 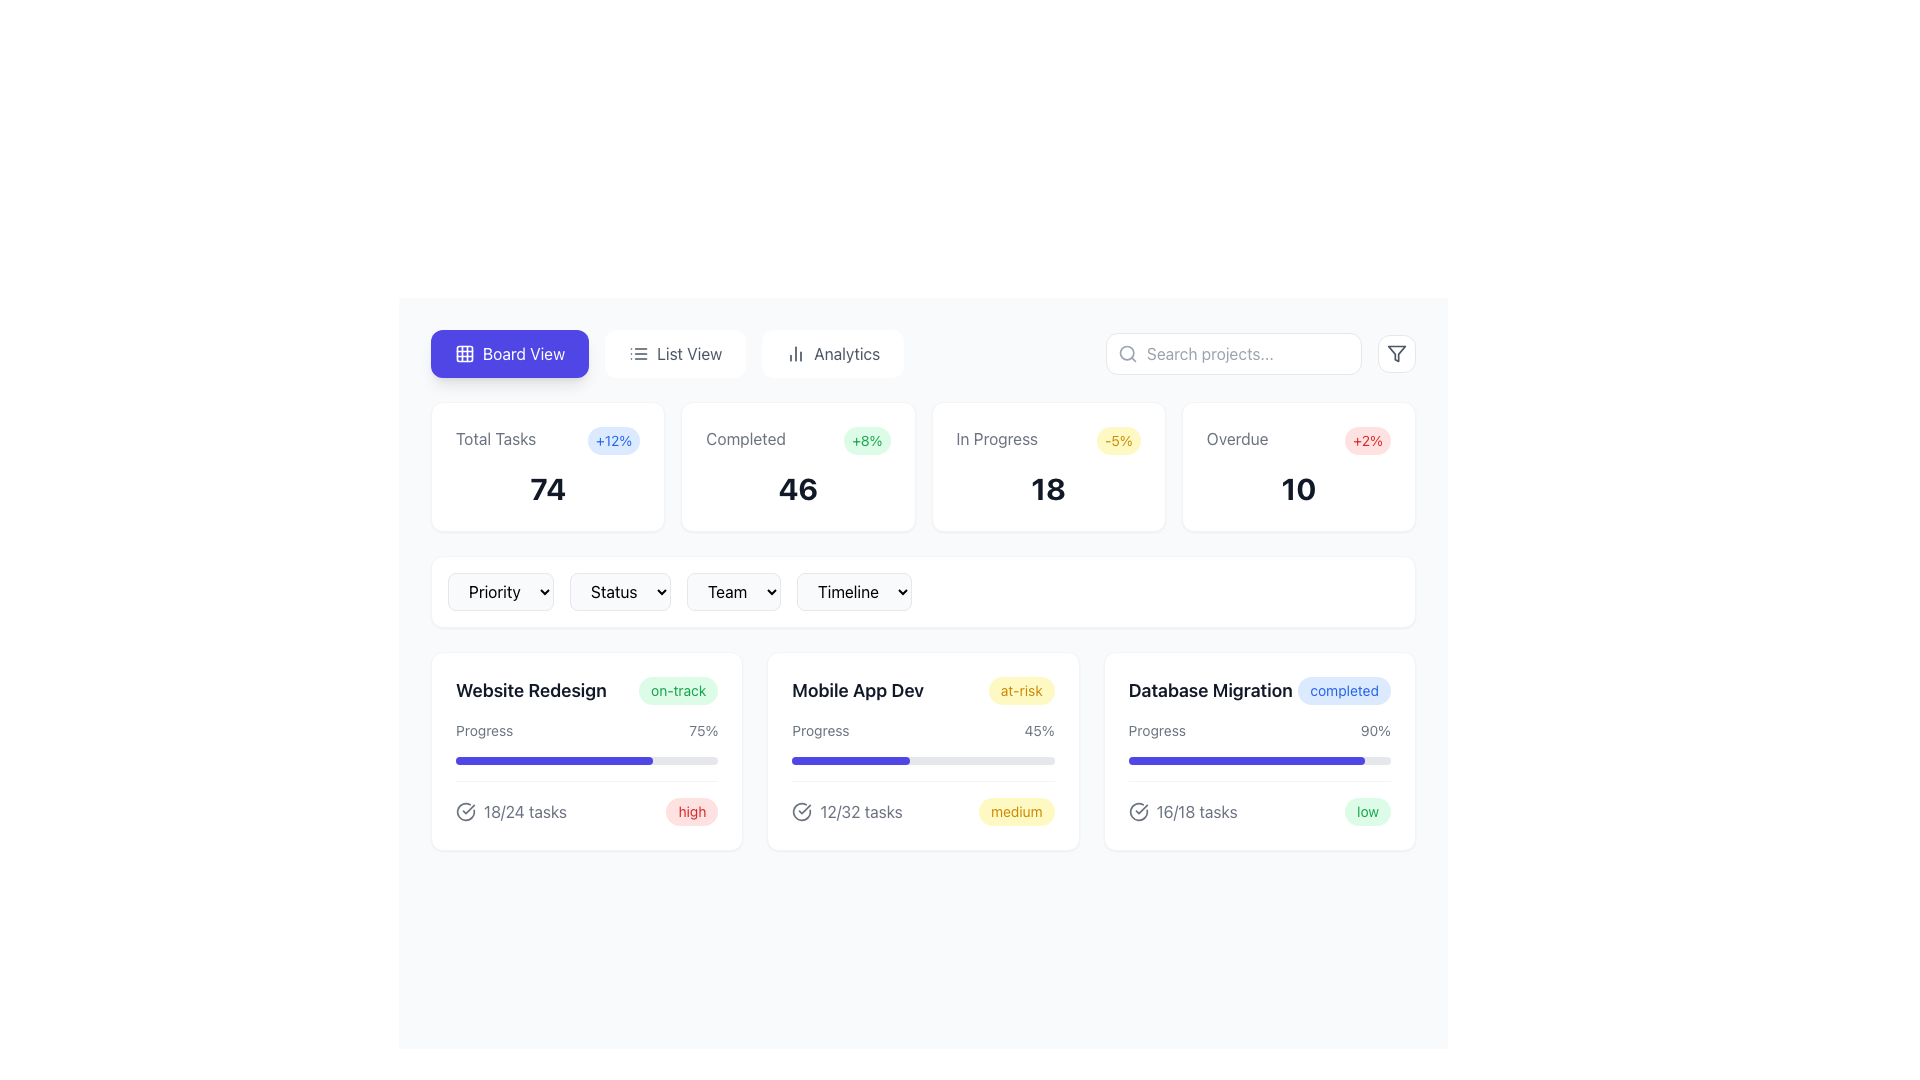 I want to click on progress indicated visually from the horizontal progress bar showing 90% completion in the 'Database Migration' section of the dashboard, so click(x=1245, y=760).